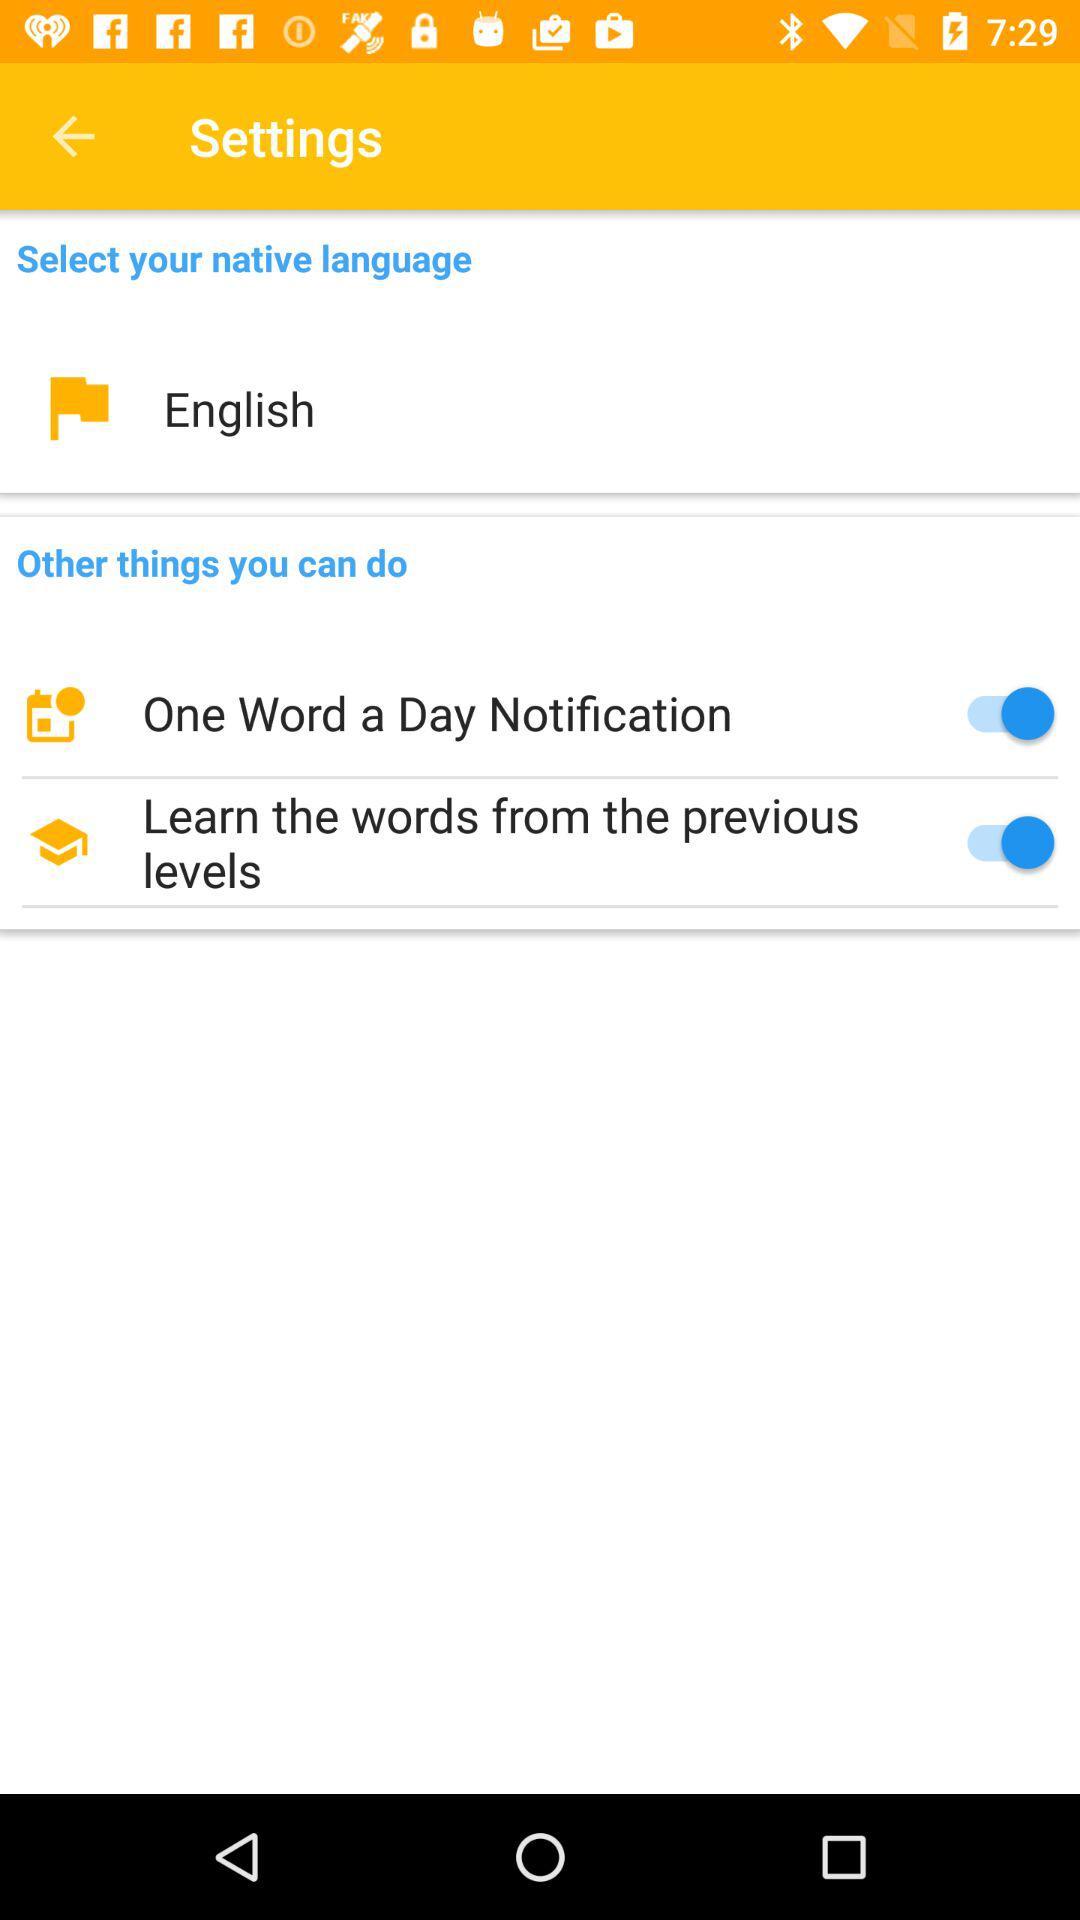  I want to click on icon to the left of the settings, so click(72, 135).